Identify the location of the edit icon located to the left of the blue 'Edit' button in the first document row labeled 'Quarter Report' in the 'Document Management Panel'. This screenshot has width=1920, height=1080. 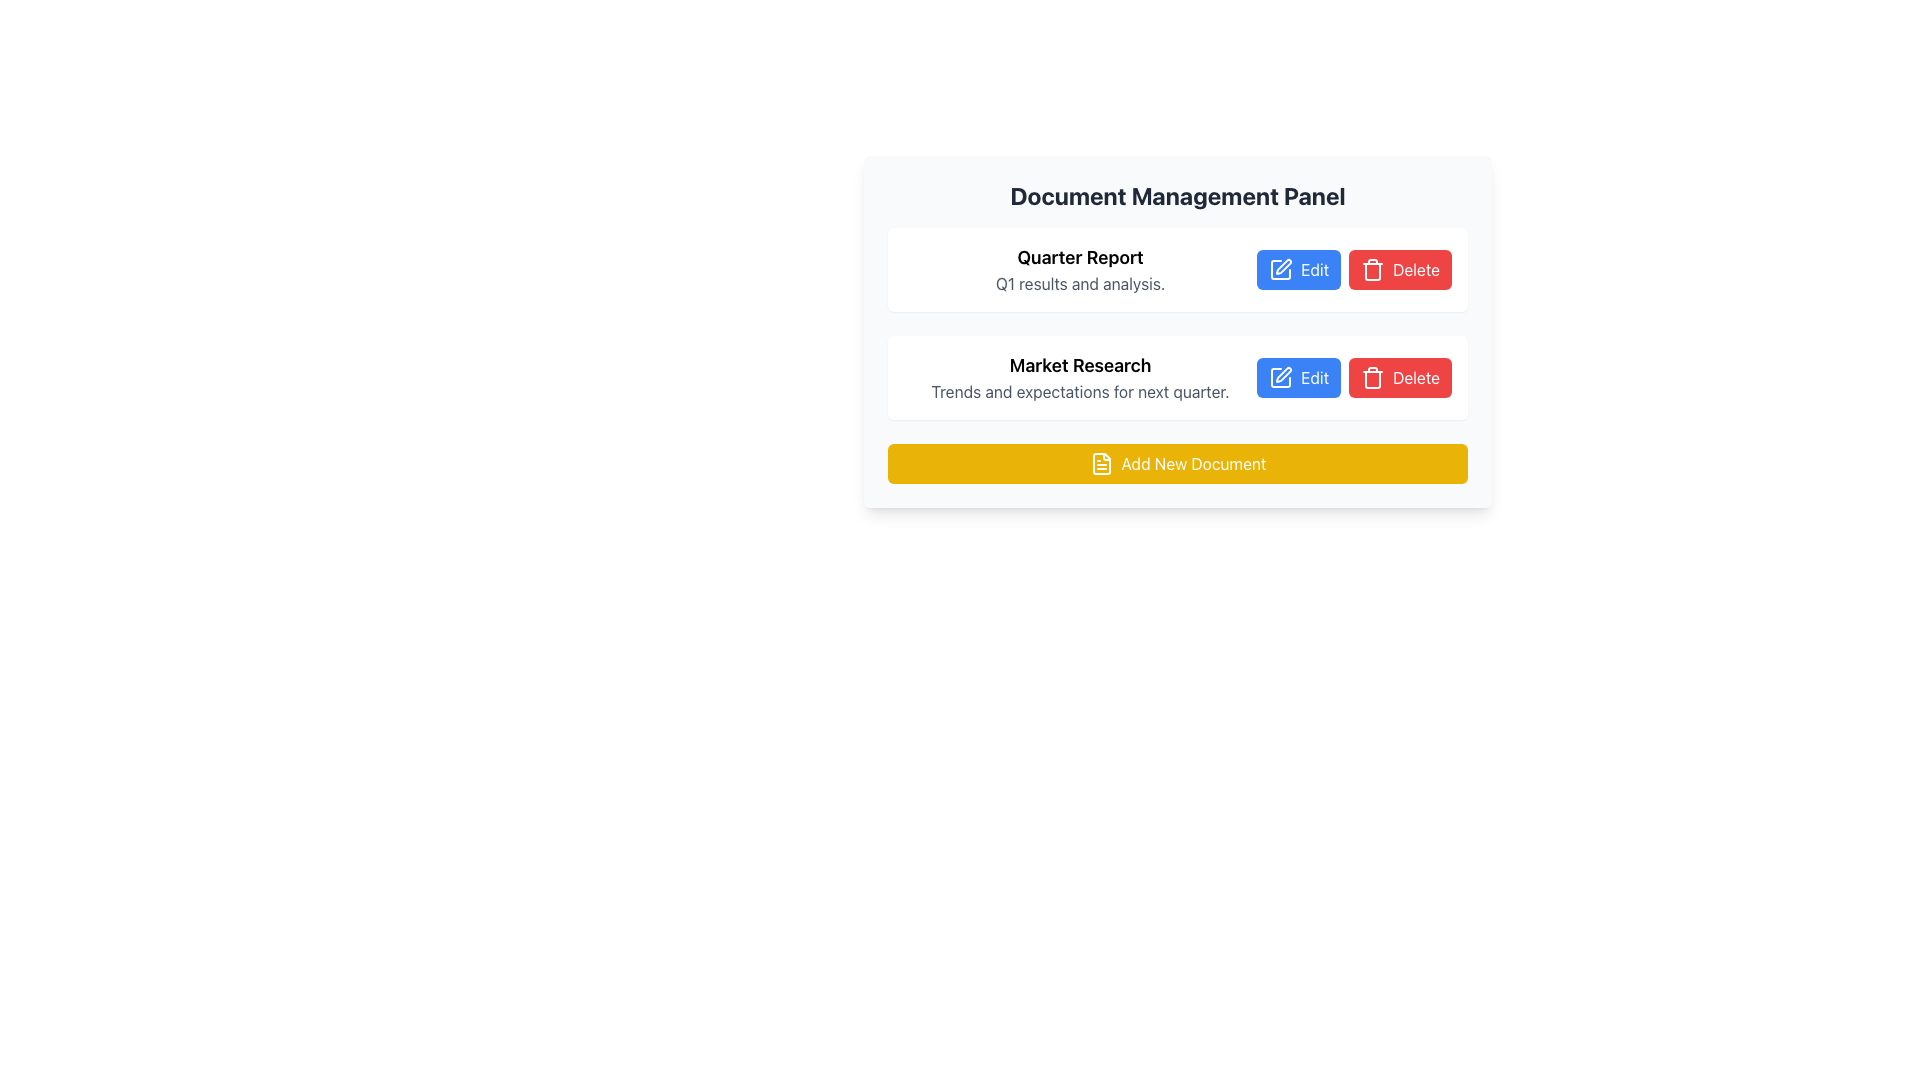
(1281, 270).